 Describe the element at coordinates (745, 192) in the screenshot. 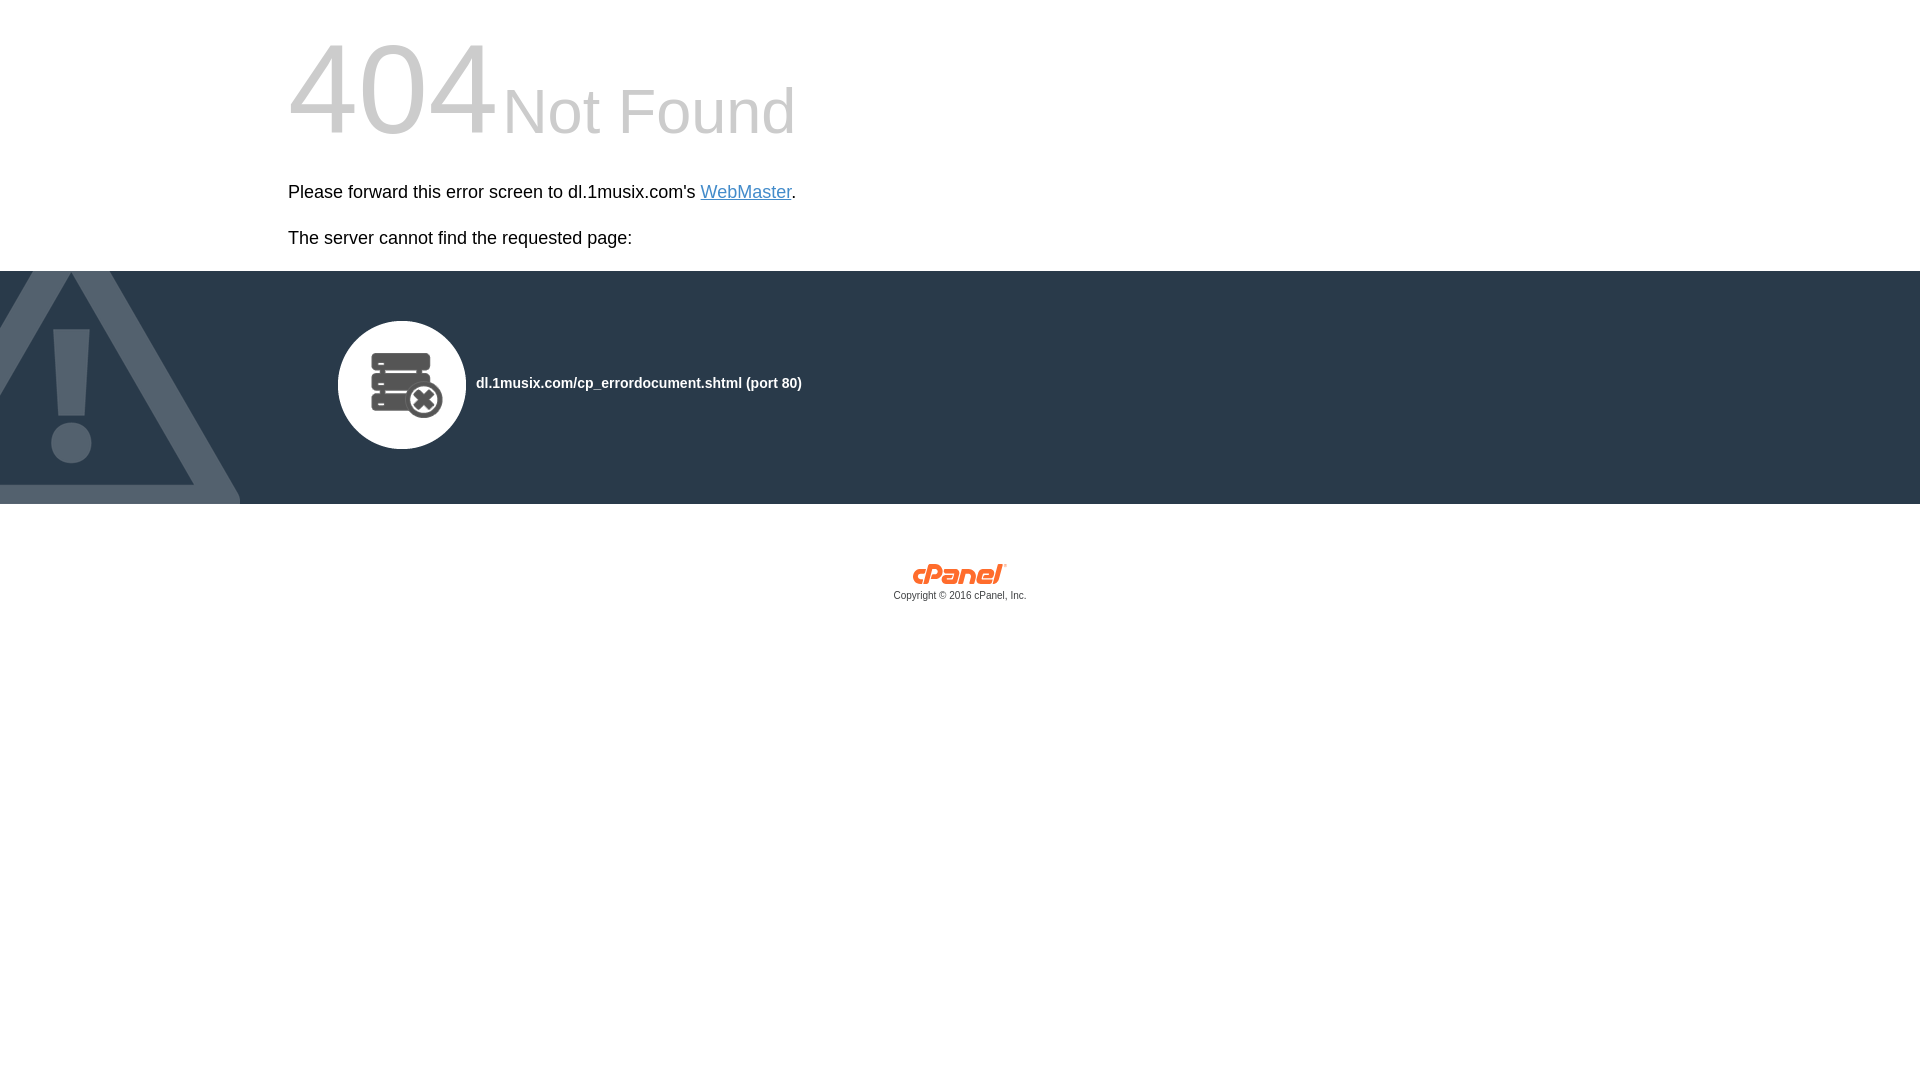

I see `'WebMaster'` at that location.